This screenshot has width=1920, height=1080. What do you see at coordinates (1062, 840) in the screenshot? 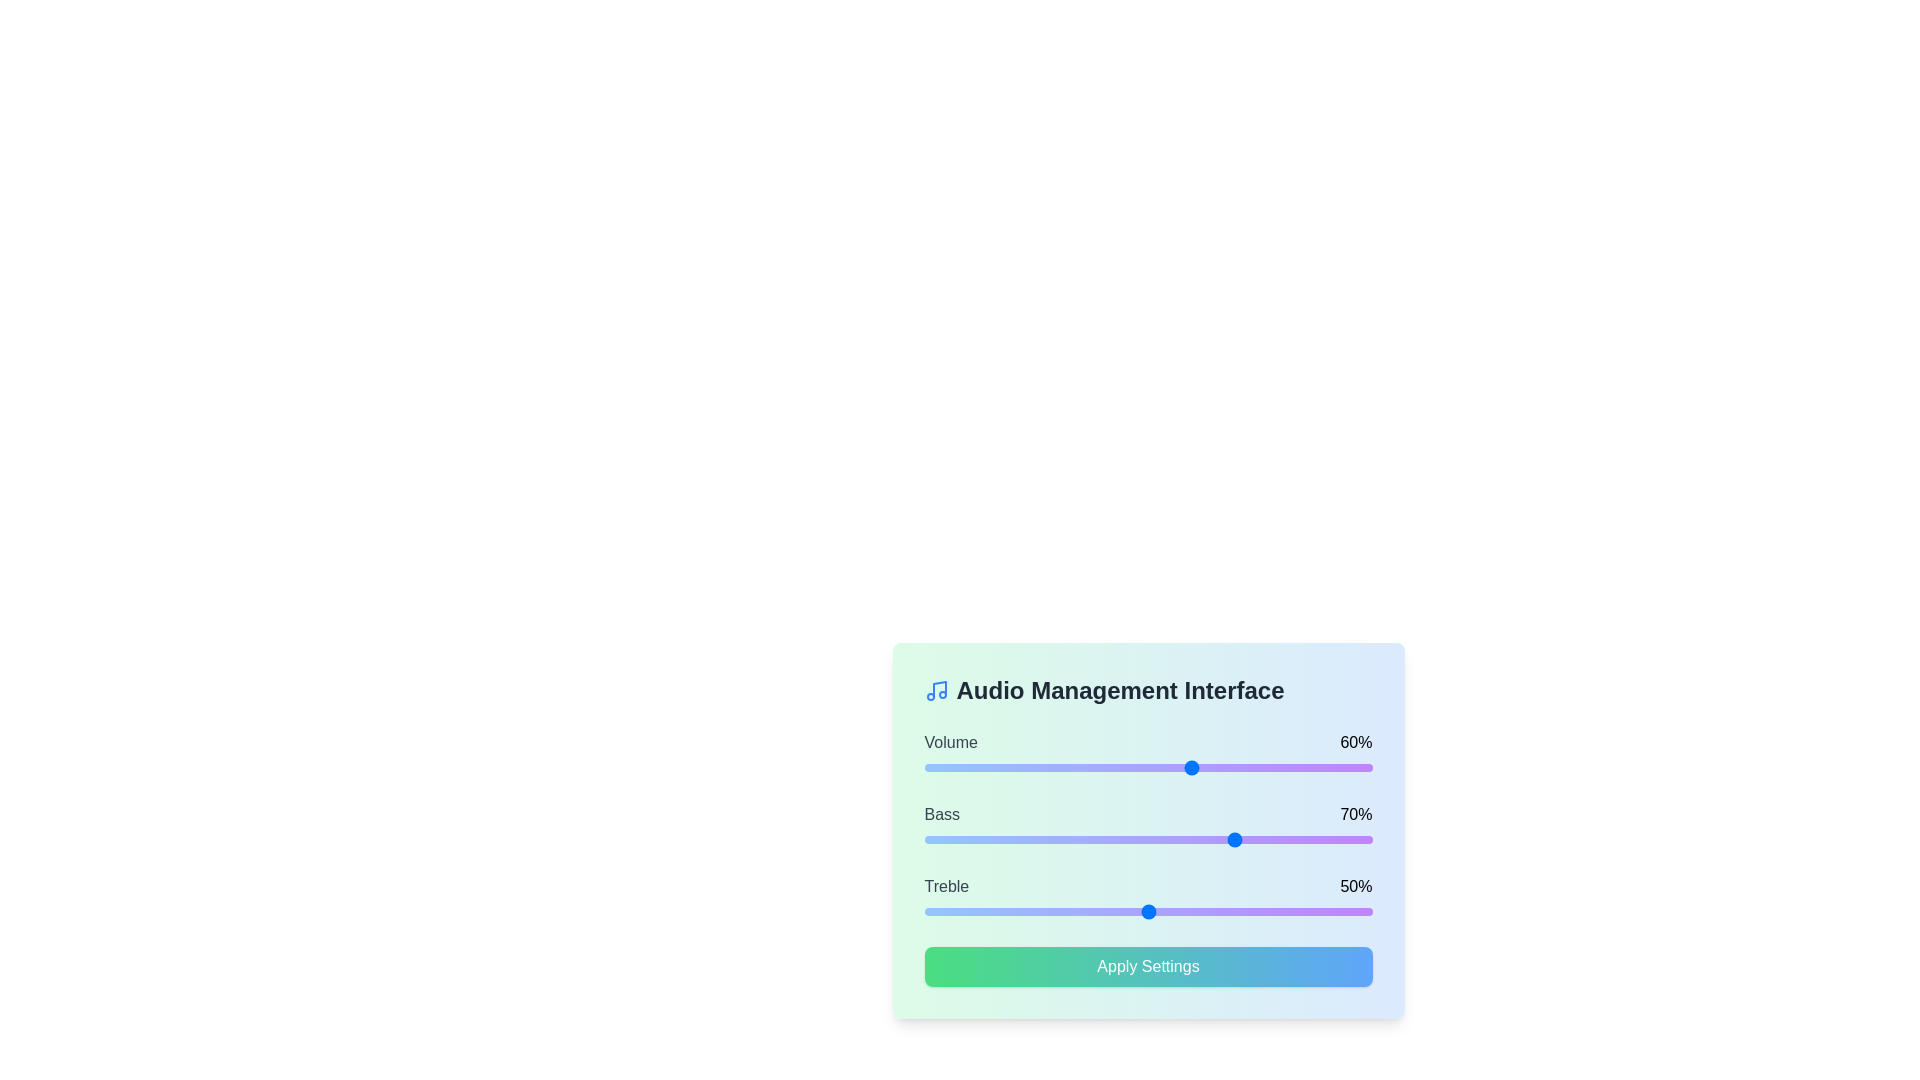
I see `the slider` at bounding box center [1062, 840].